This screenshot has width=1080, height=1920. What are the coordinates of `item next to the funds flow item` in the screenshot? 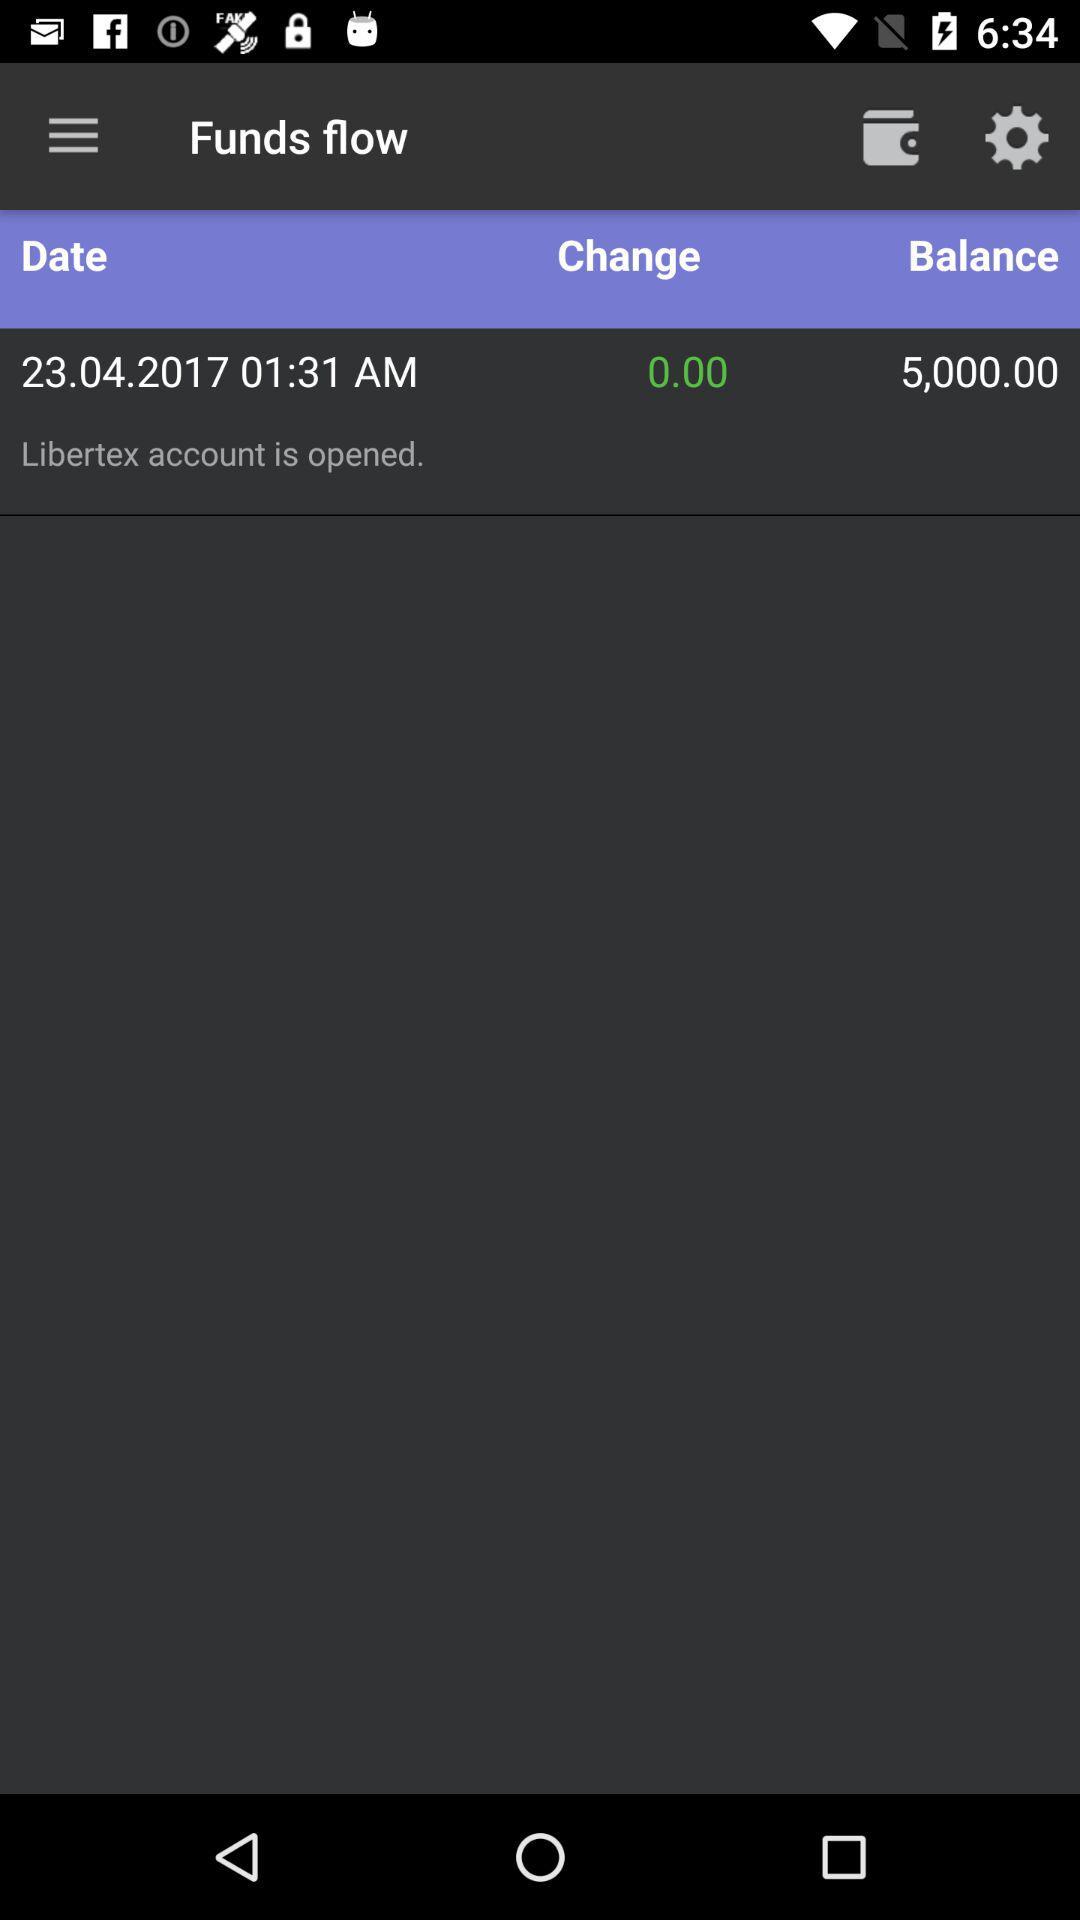 It's located at (72, 135).